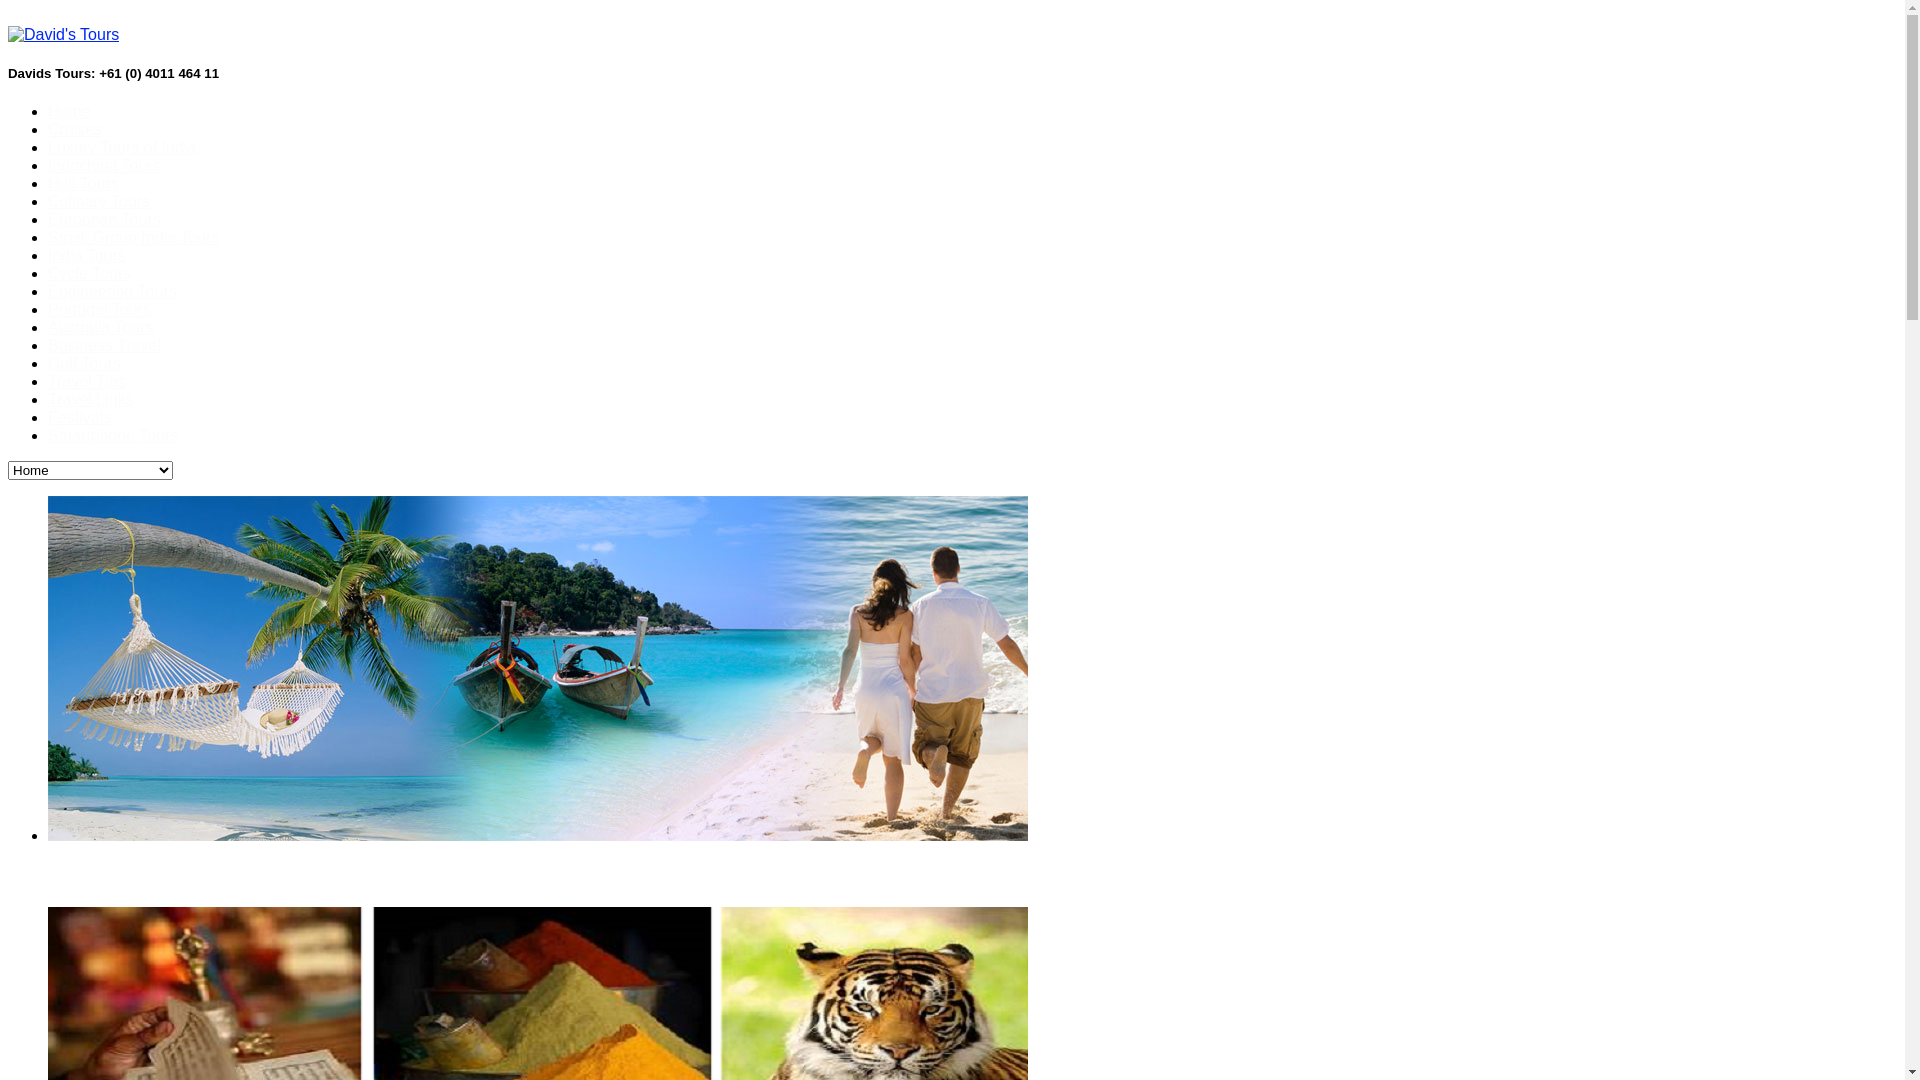 The image size is (1920, 1080). Describe the element at coordinates (900, 876) in the screenshot. I see `' Wellness Tours'` at that location.